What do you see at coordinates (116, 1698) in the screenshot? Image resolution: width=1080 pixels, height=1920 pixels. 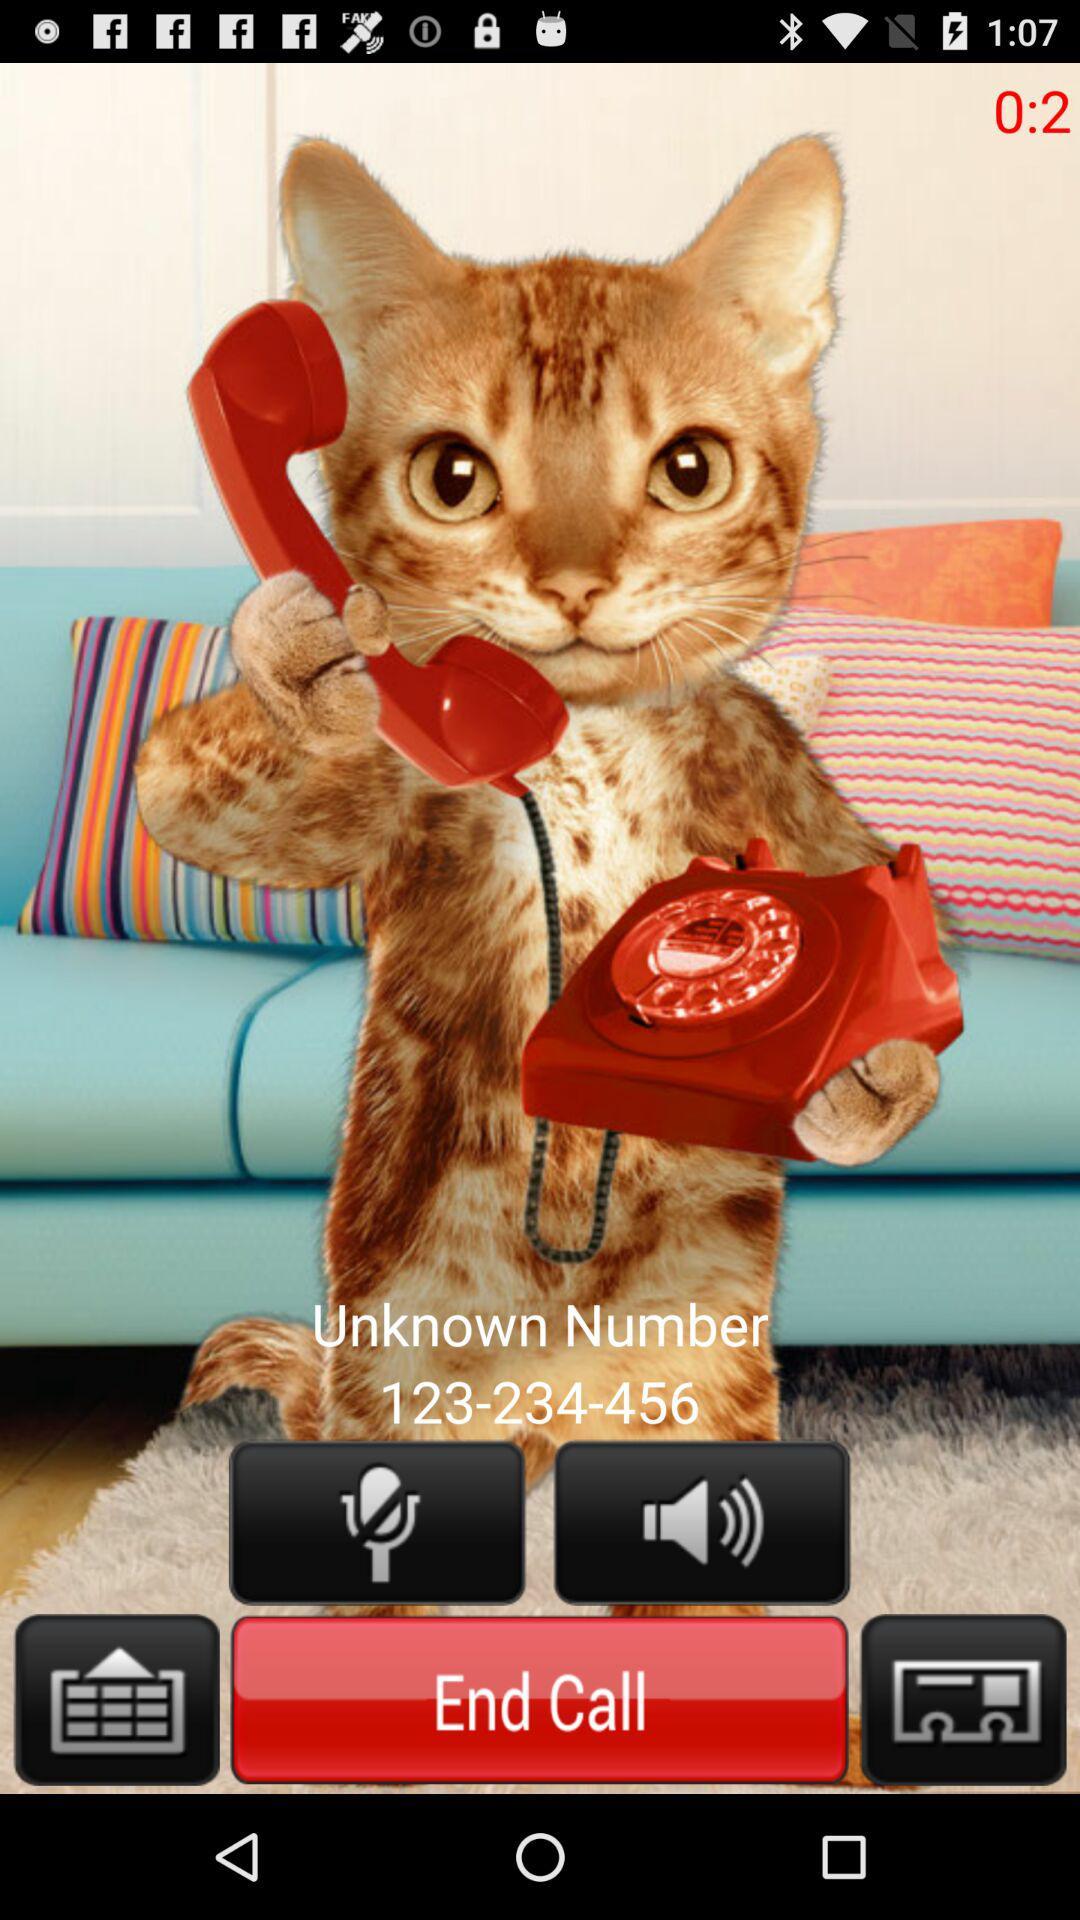 I see `open keyboard` at bounding box center [116, 1698].